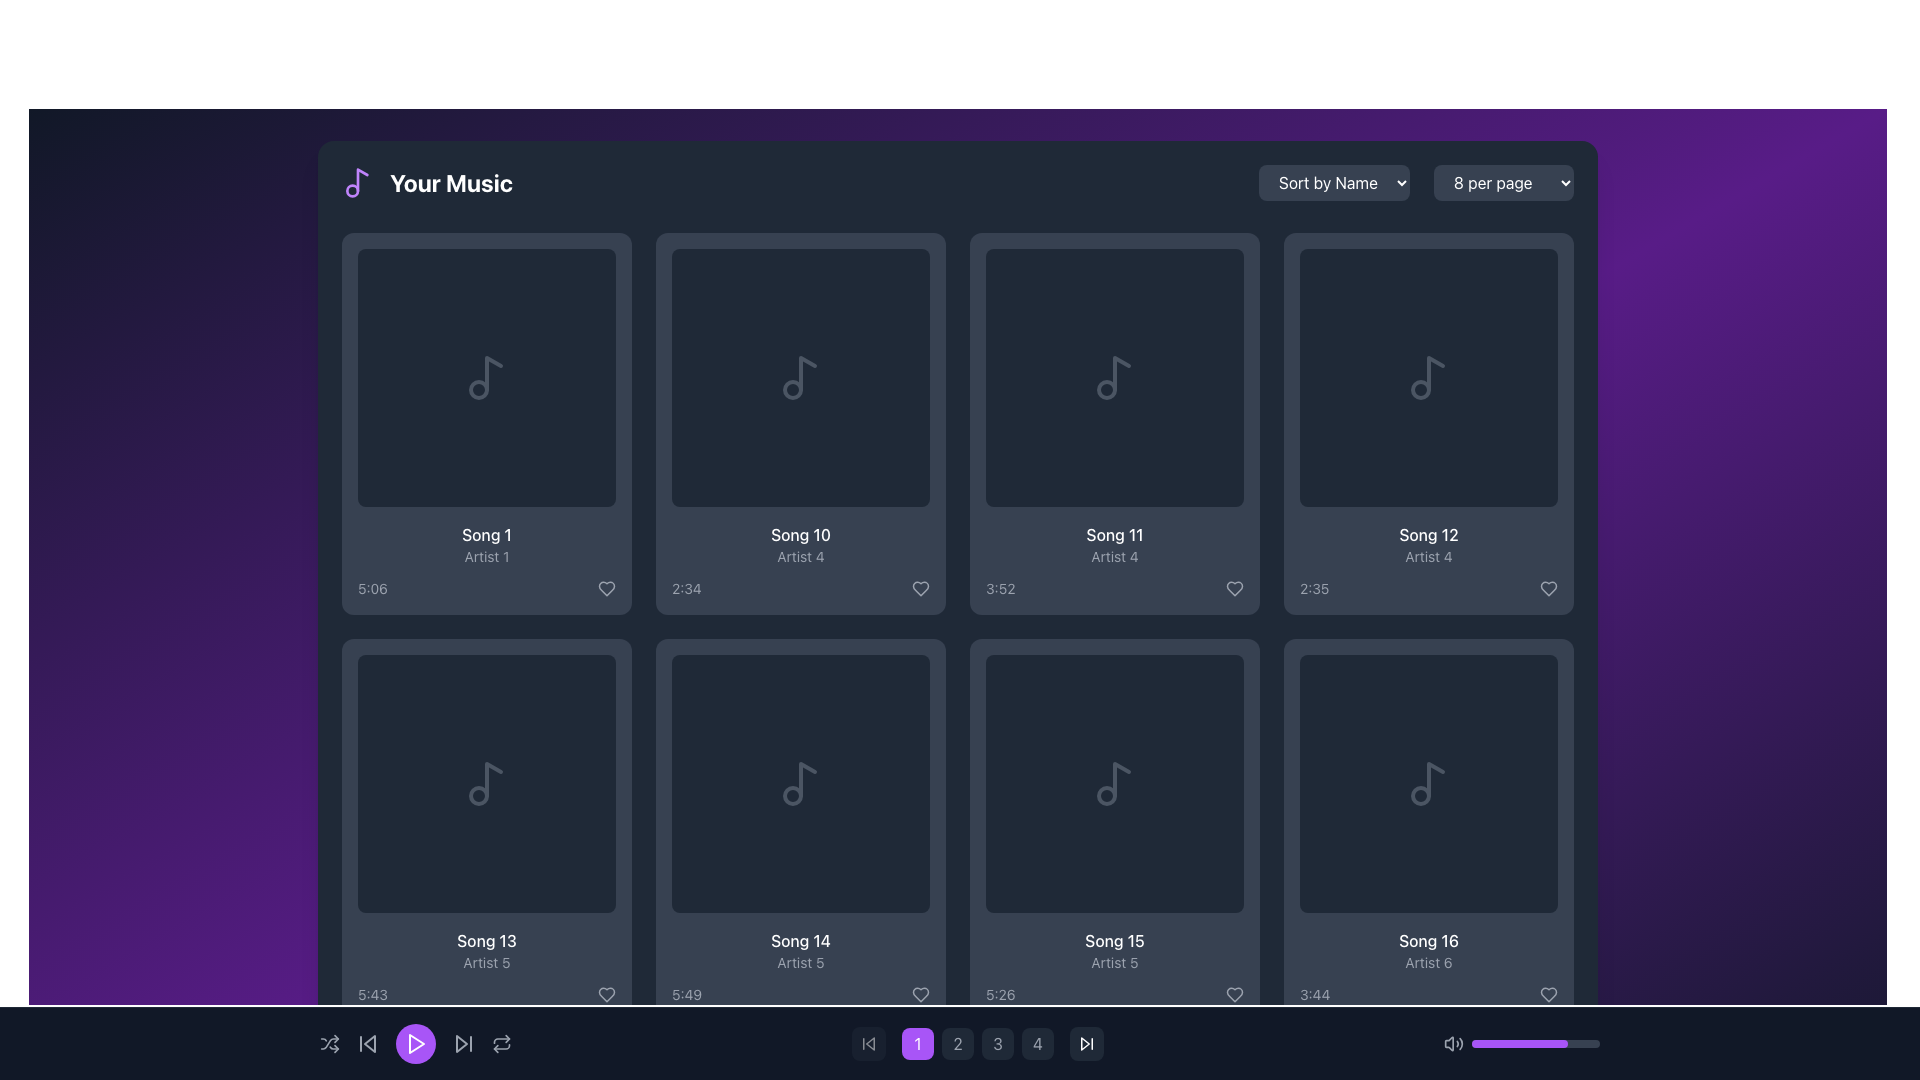 The width and height of the screenshot is (1920, 1080). I want to click on the static text label indicating the artist associated with 'Song 10', which is located in the second card of the first row, positioned under the title and above the time duration '2:34', so click(801, 556).